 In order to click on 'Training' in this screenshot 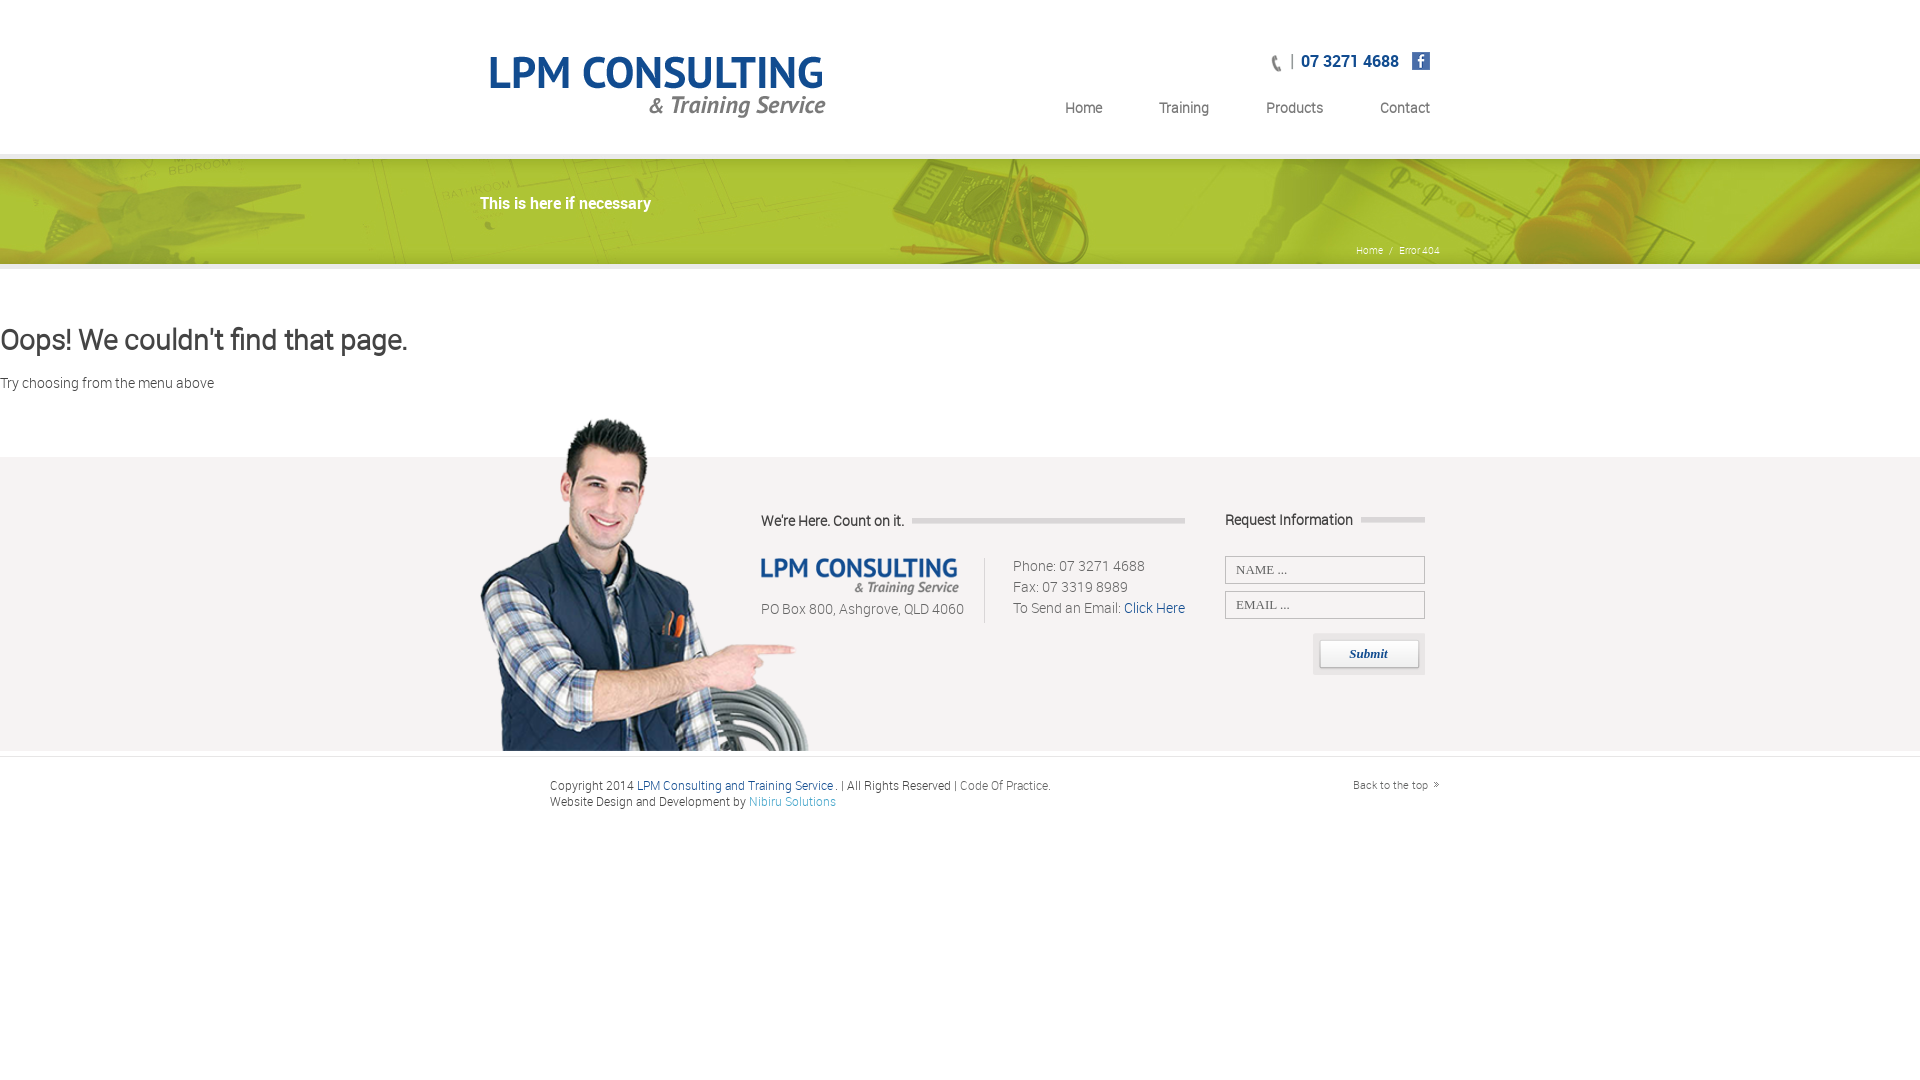, I will do `click(1184, 112)`.